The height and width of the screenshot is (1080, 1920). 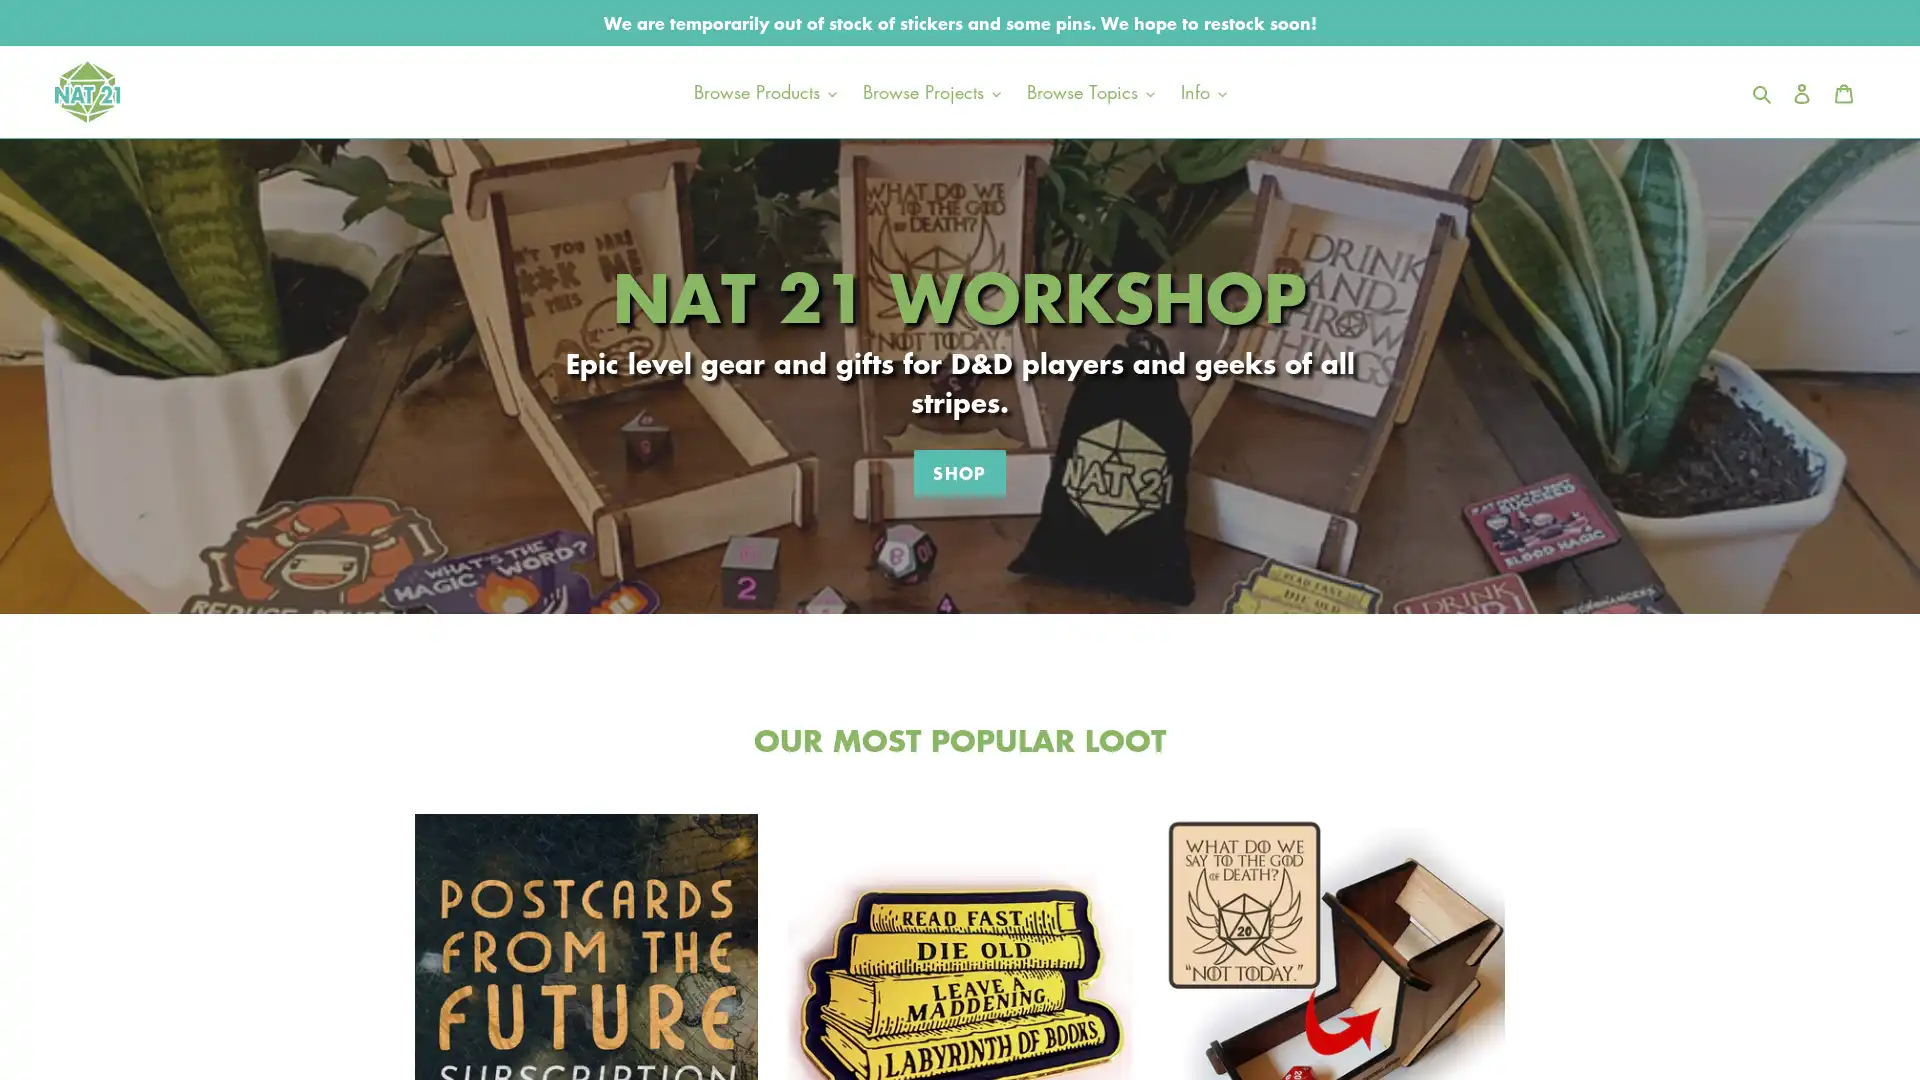 What do you see at coordinates (930, 91) in the screenshot?
I see `Browse Projects` at bounding box center [930, 91].